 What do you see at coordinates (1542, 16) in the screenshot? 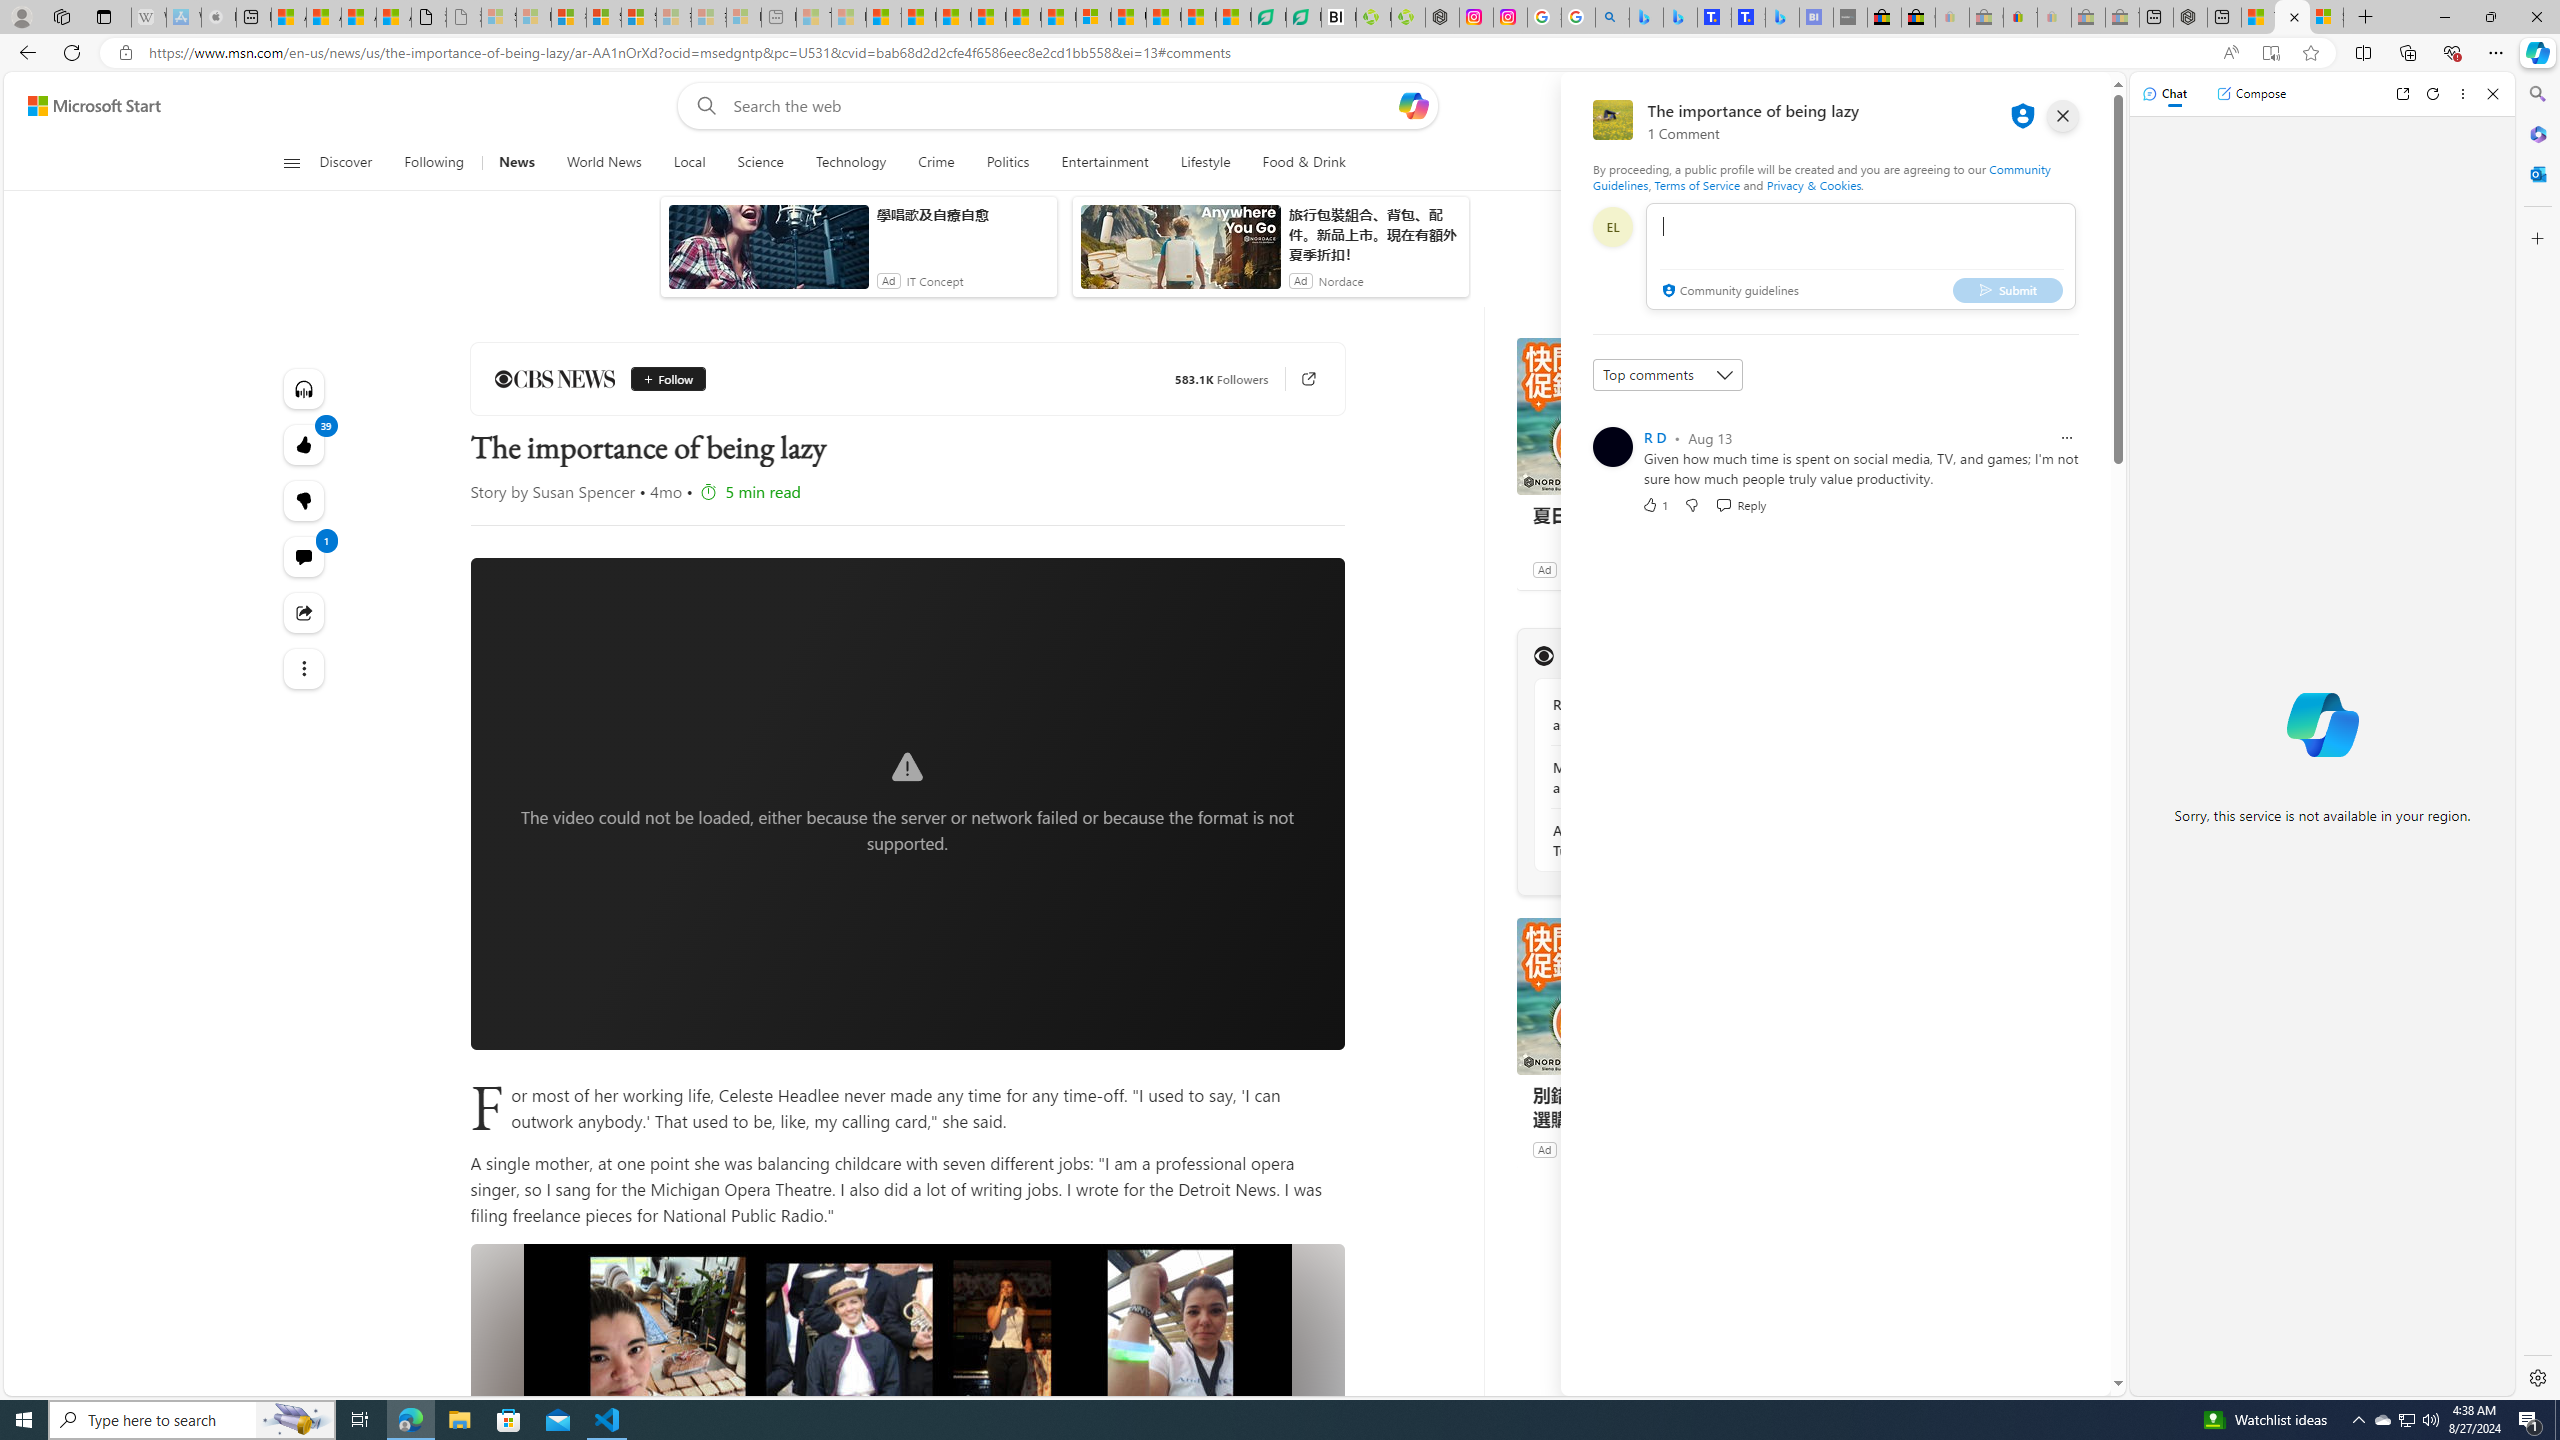
I see `'Safety in Our Products - Google Safety Center'` at bounding box center [1542, 16].